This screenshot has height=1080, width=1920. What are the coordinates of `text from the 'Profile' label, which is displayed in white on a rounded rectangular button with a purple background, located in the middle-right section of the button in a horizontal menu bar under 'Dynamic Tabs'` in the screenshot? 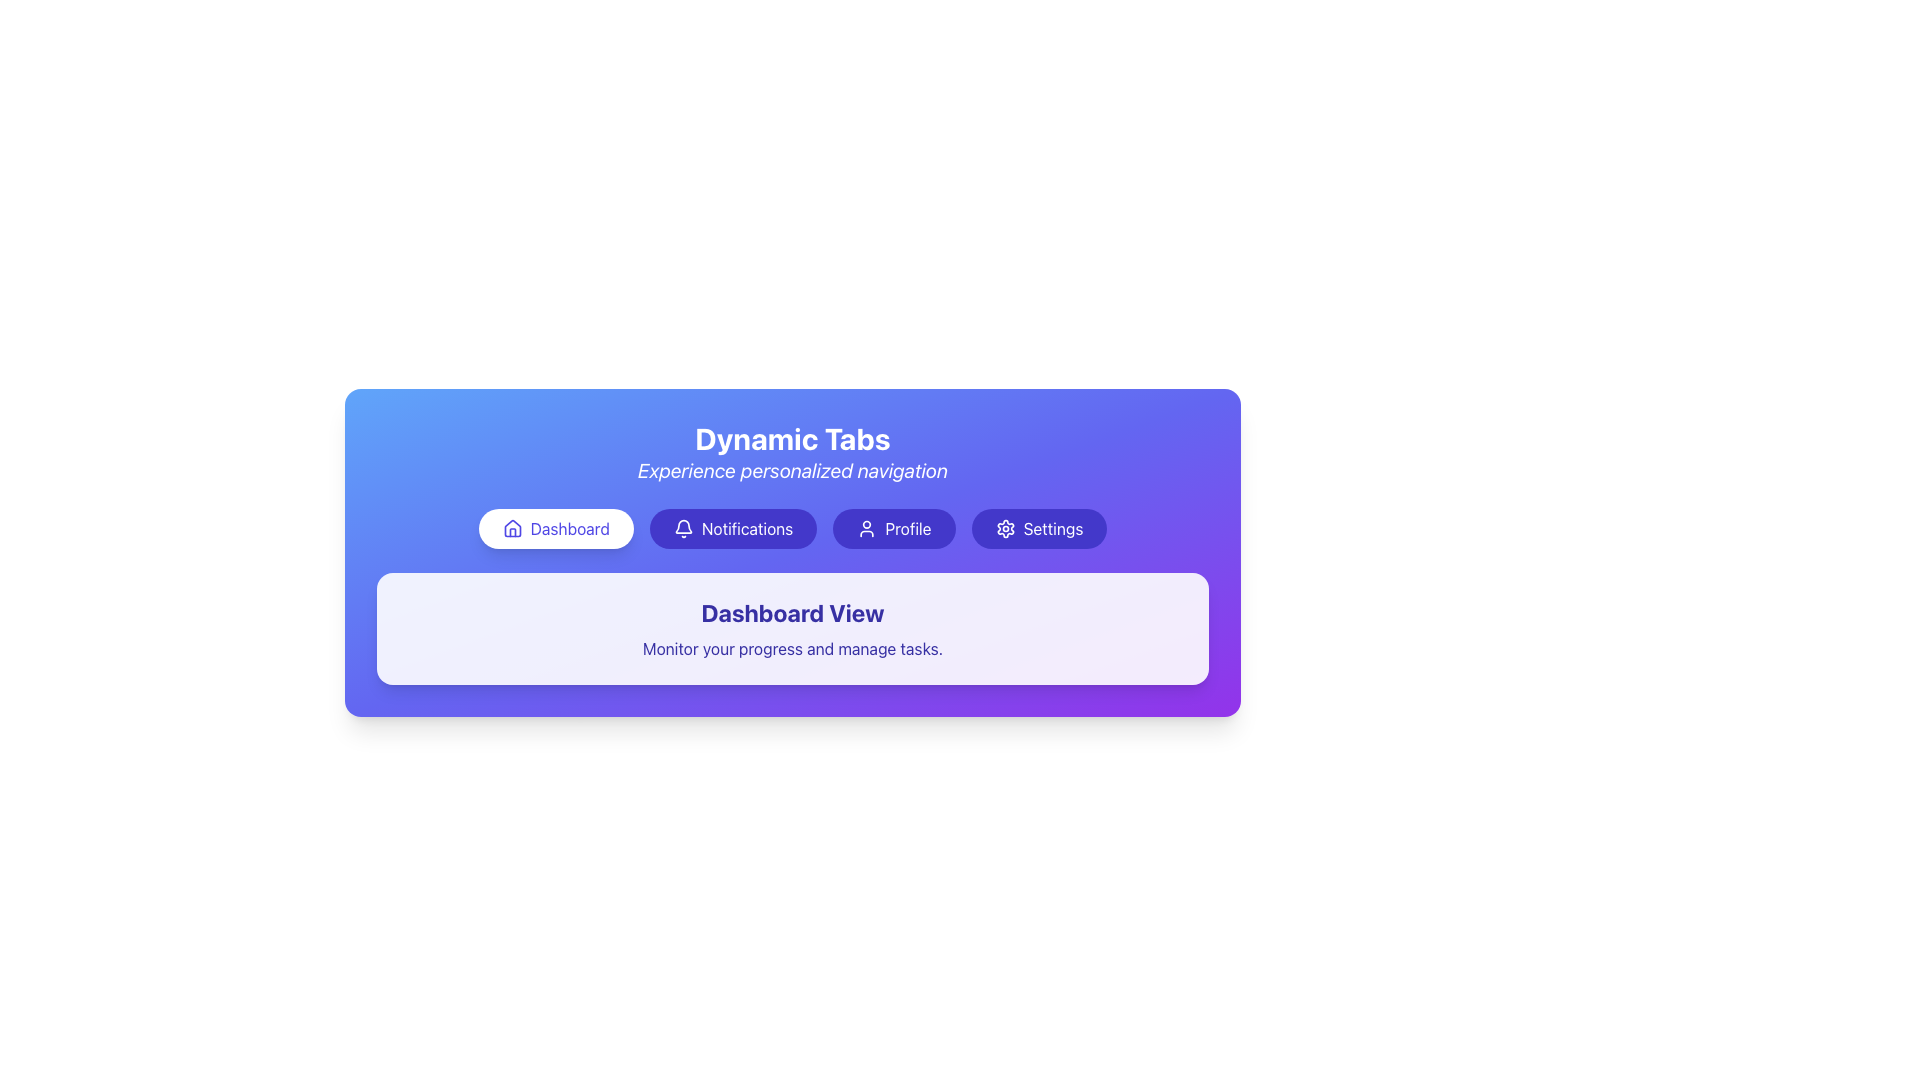 It's located at (907, 527).